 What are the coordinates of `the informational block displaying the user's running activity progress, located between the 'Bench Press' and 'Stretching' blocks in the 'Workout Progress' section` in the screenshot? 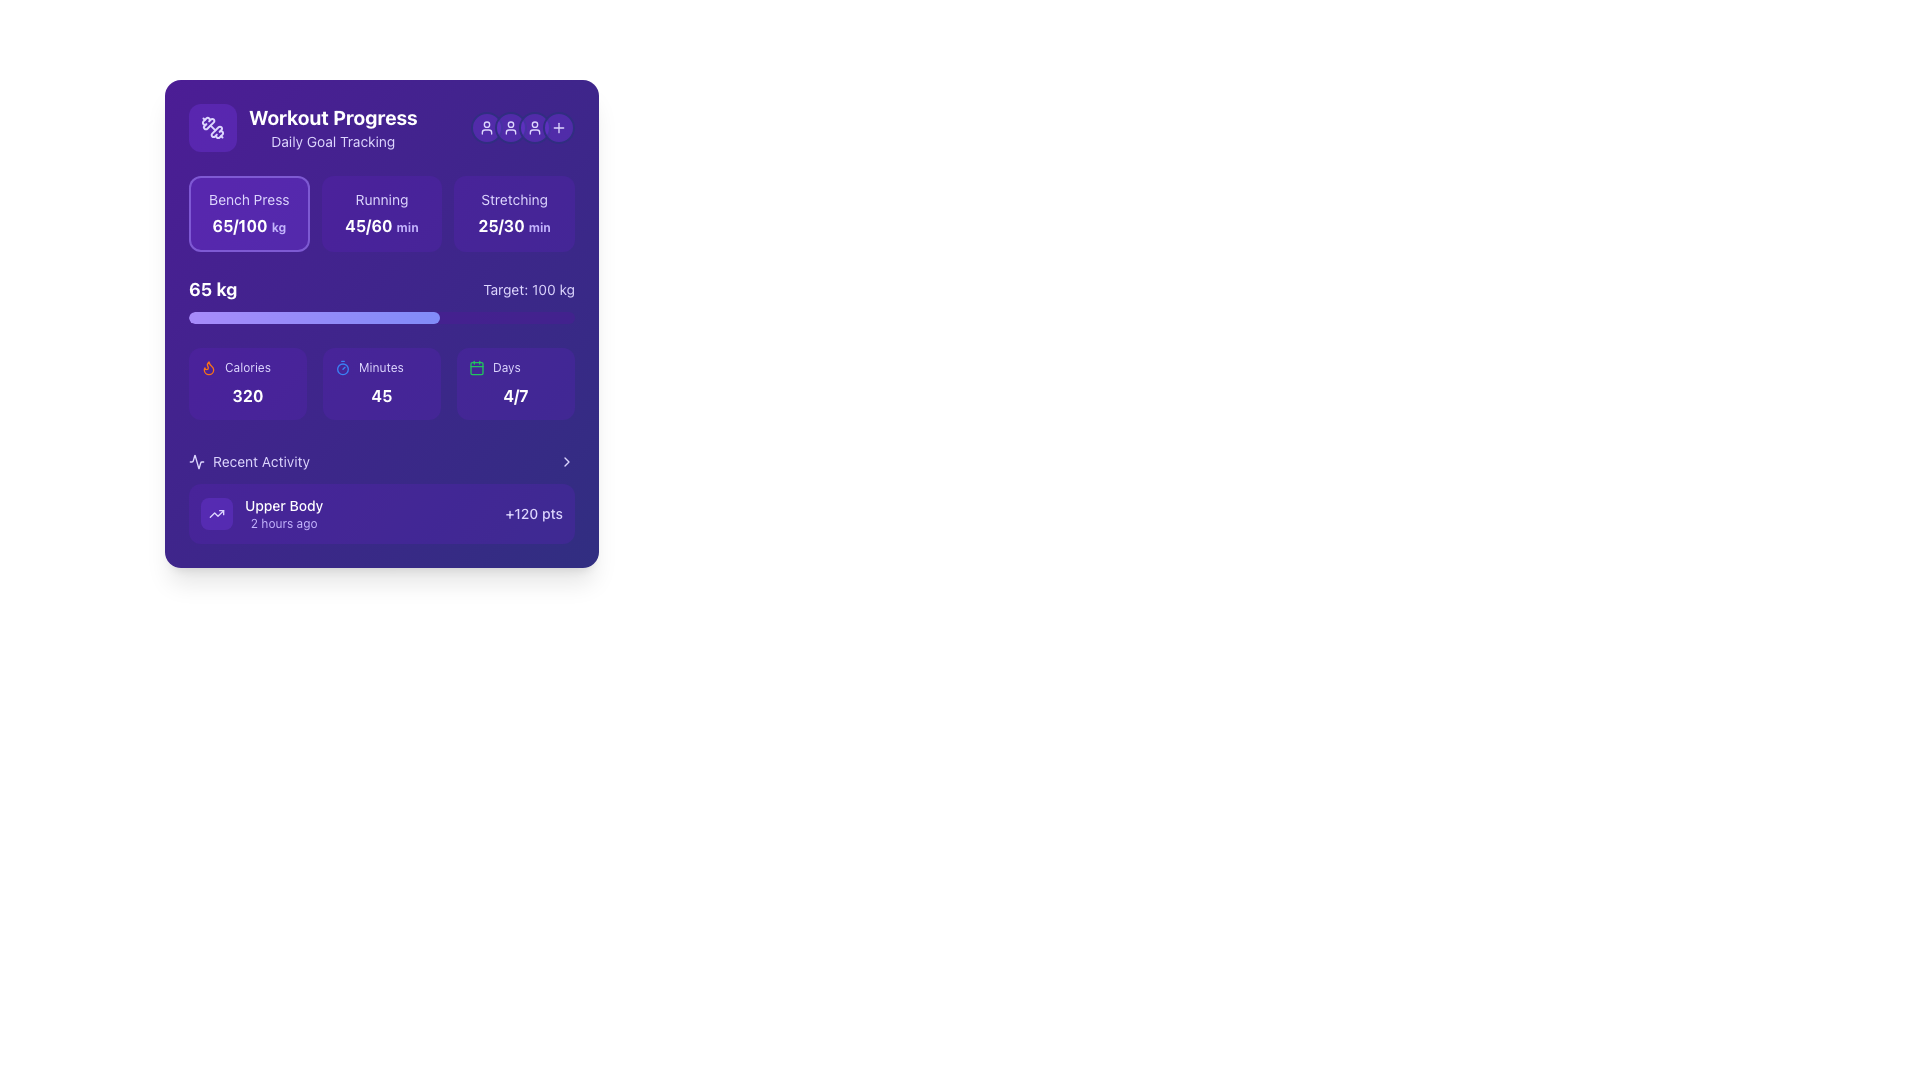 It's located at (382, 213).